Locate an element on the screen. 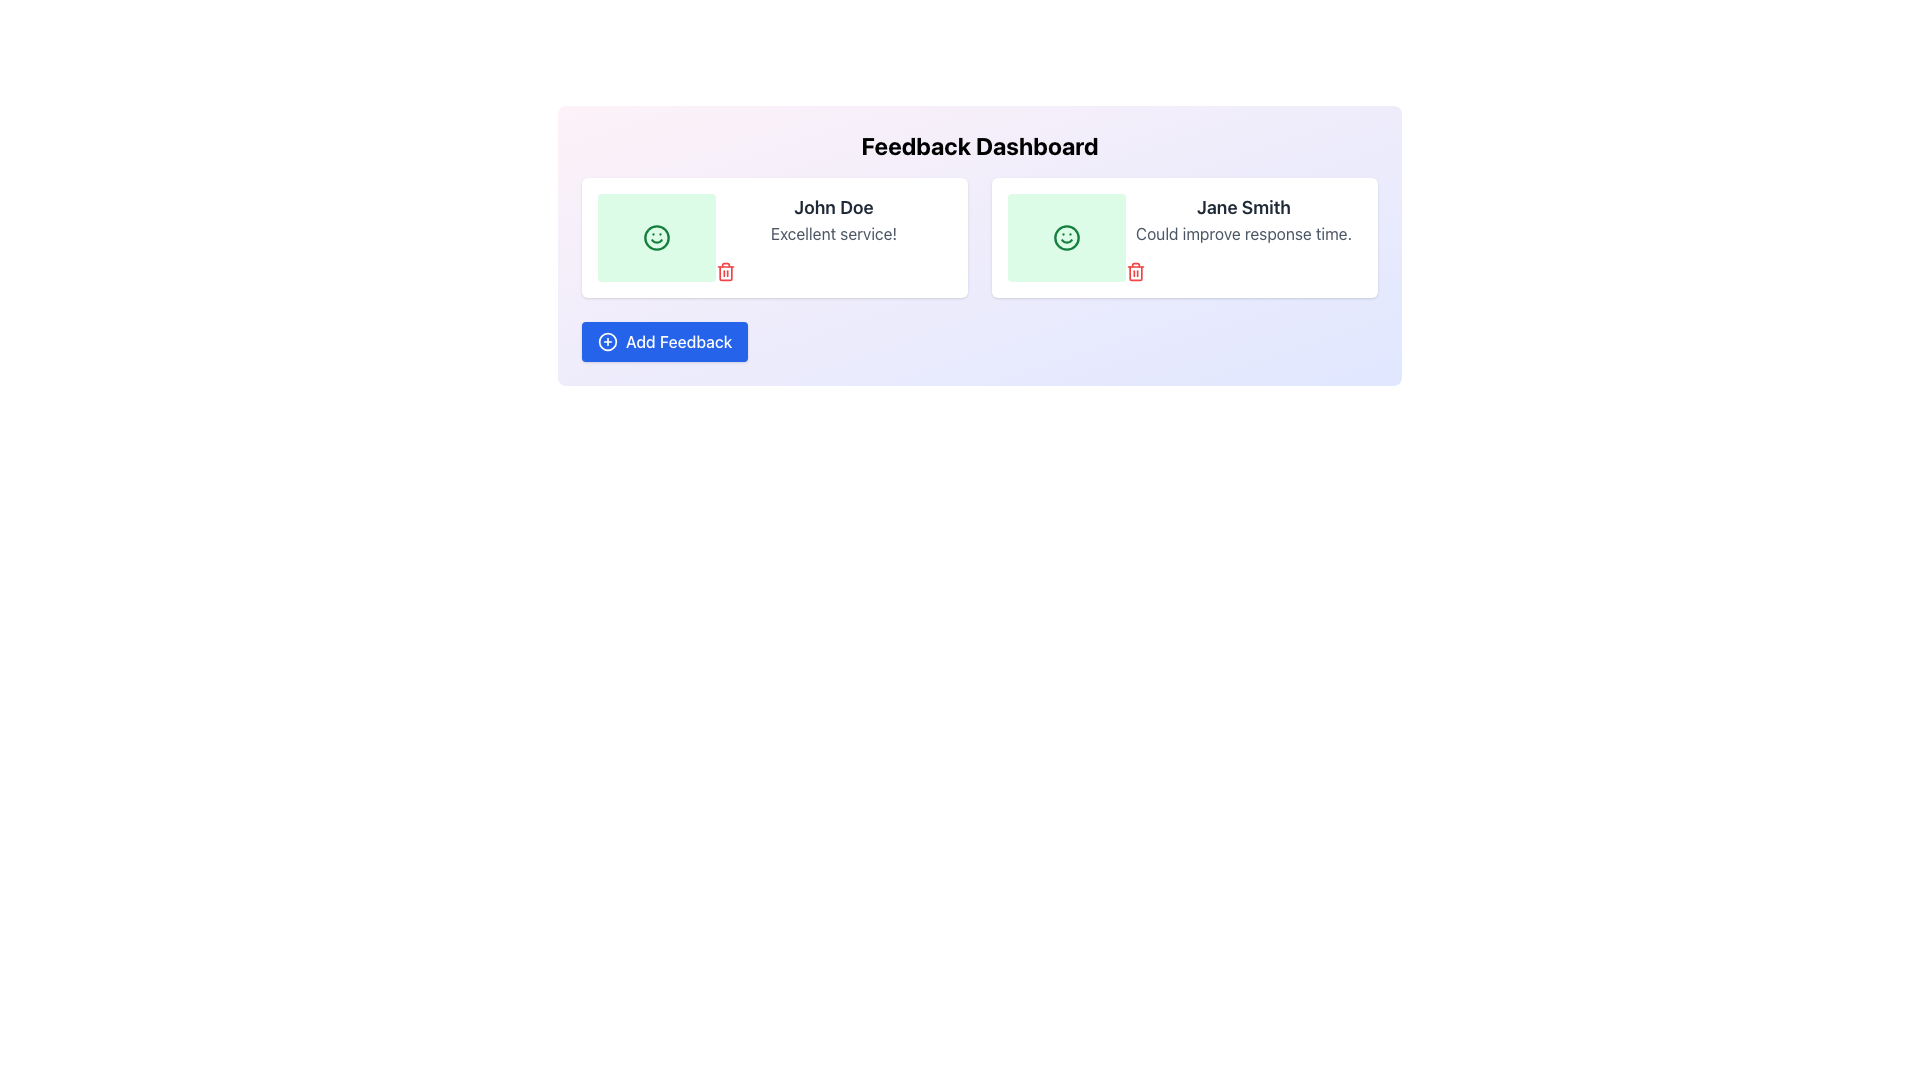  the Text Display element that shows the author's name in the feedback card on the right side of the Feedback Dashboard, located at the top-center of the card is located at coordinates (1242, 208).